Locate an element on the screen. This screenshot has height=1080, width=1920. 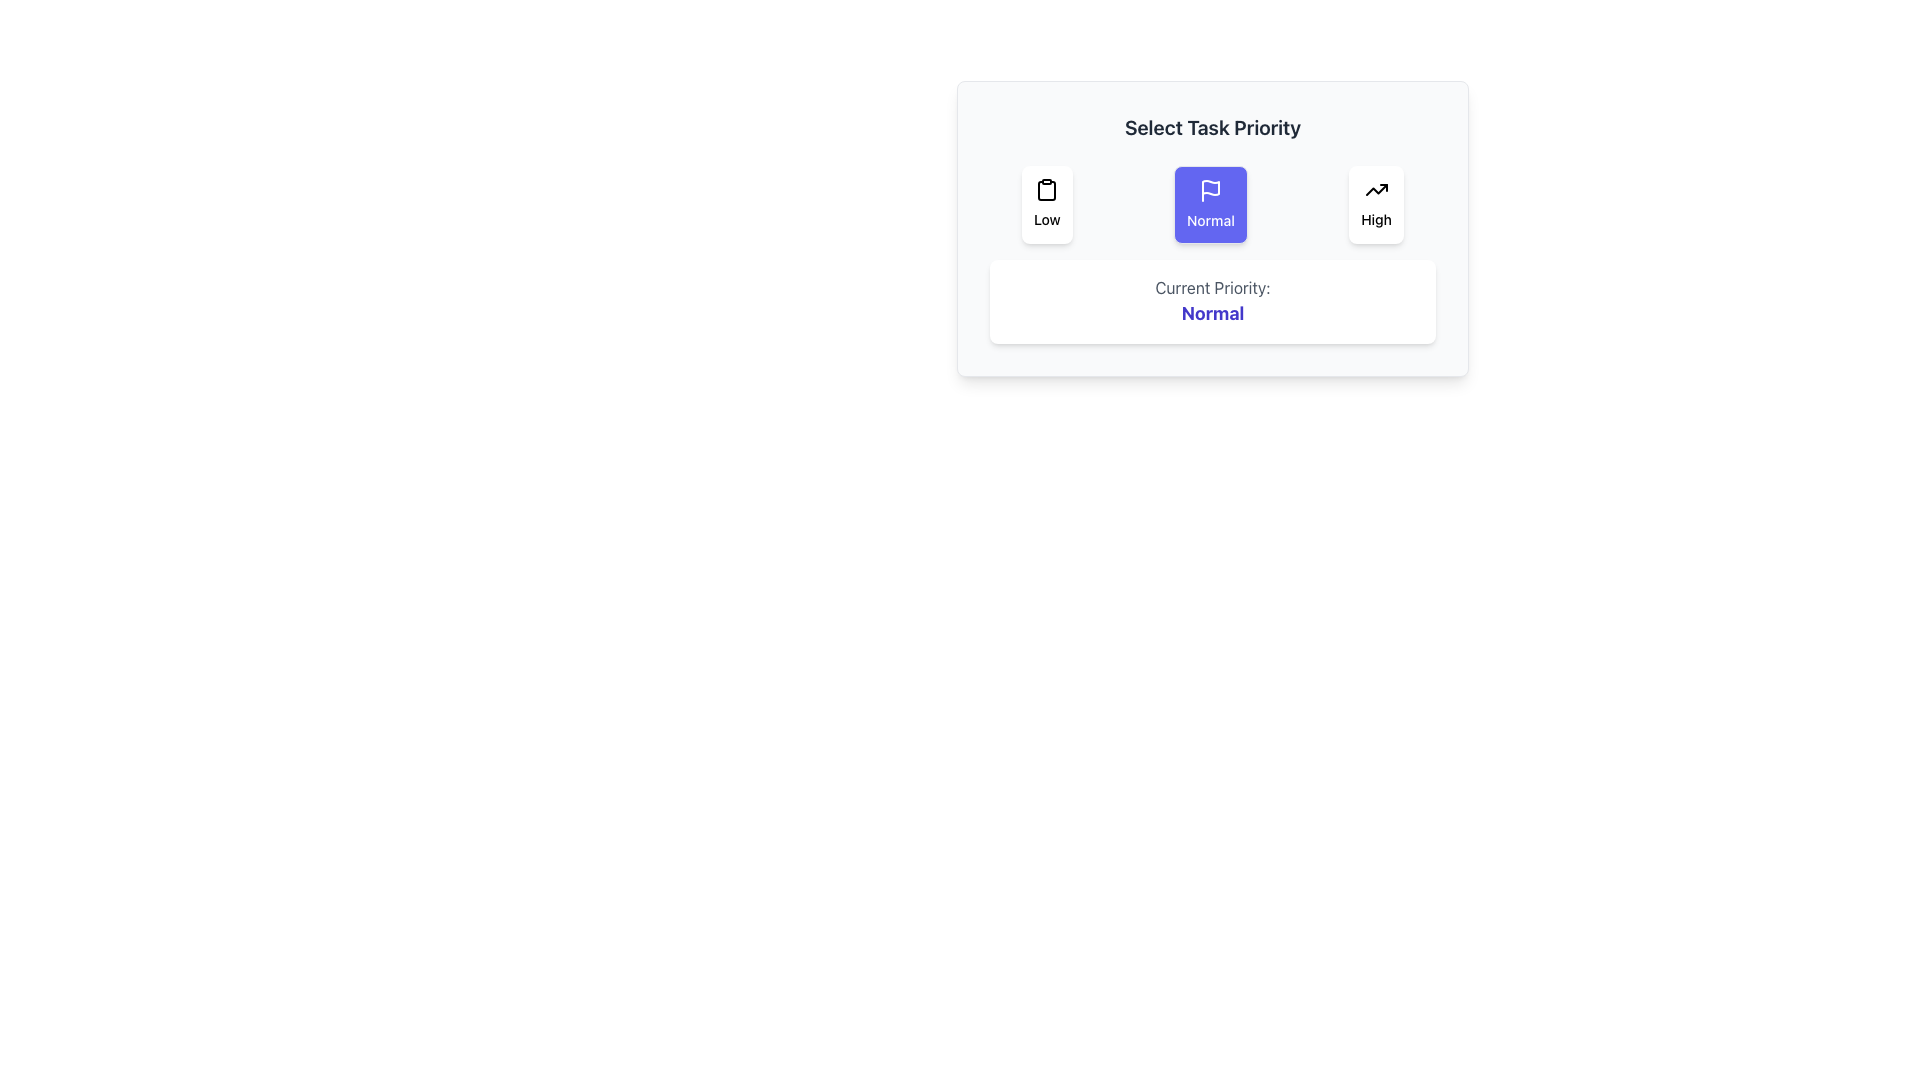
the descriptive text label indicating the purpose of the text 'Normal' in the white panel labeled 'Select Task Priority', which is located at the center of the interface is located at coordinates (1212, 288).